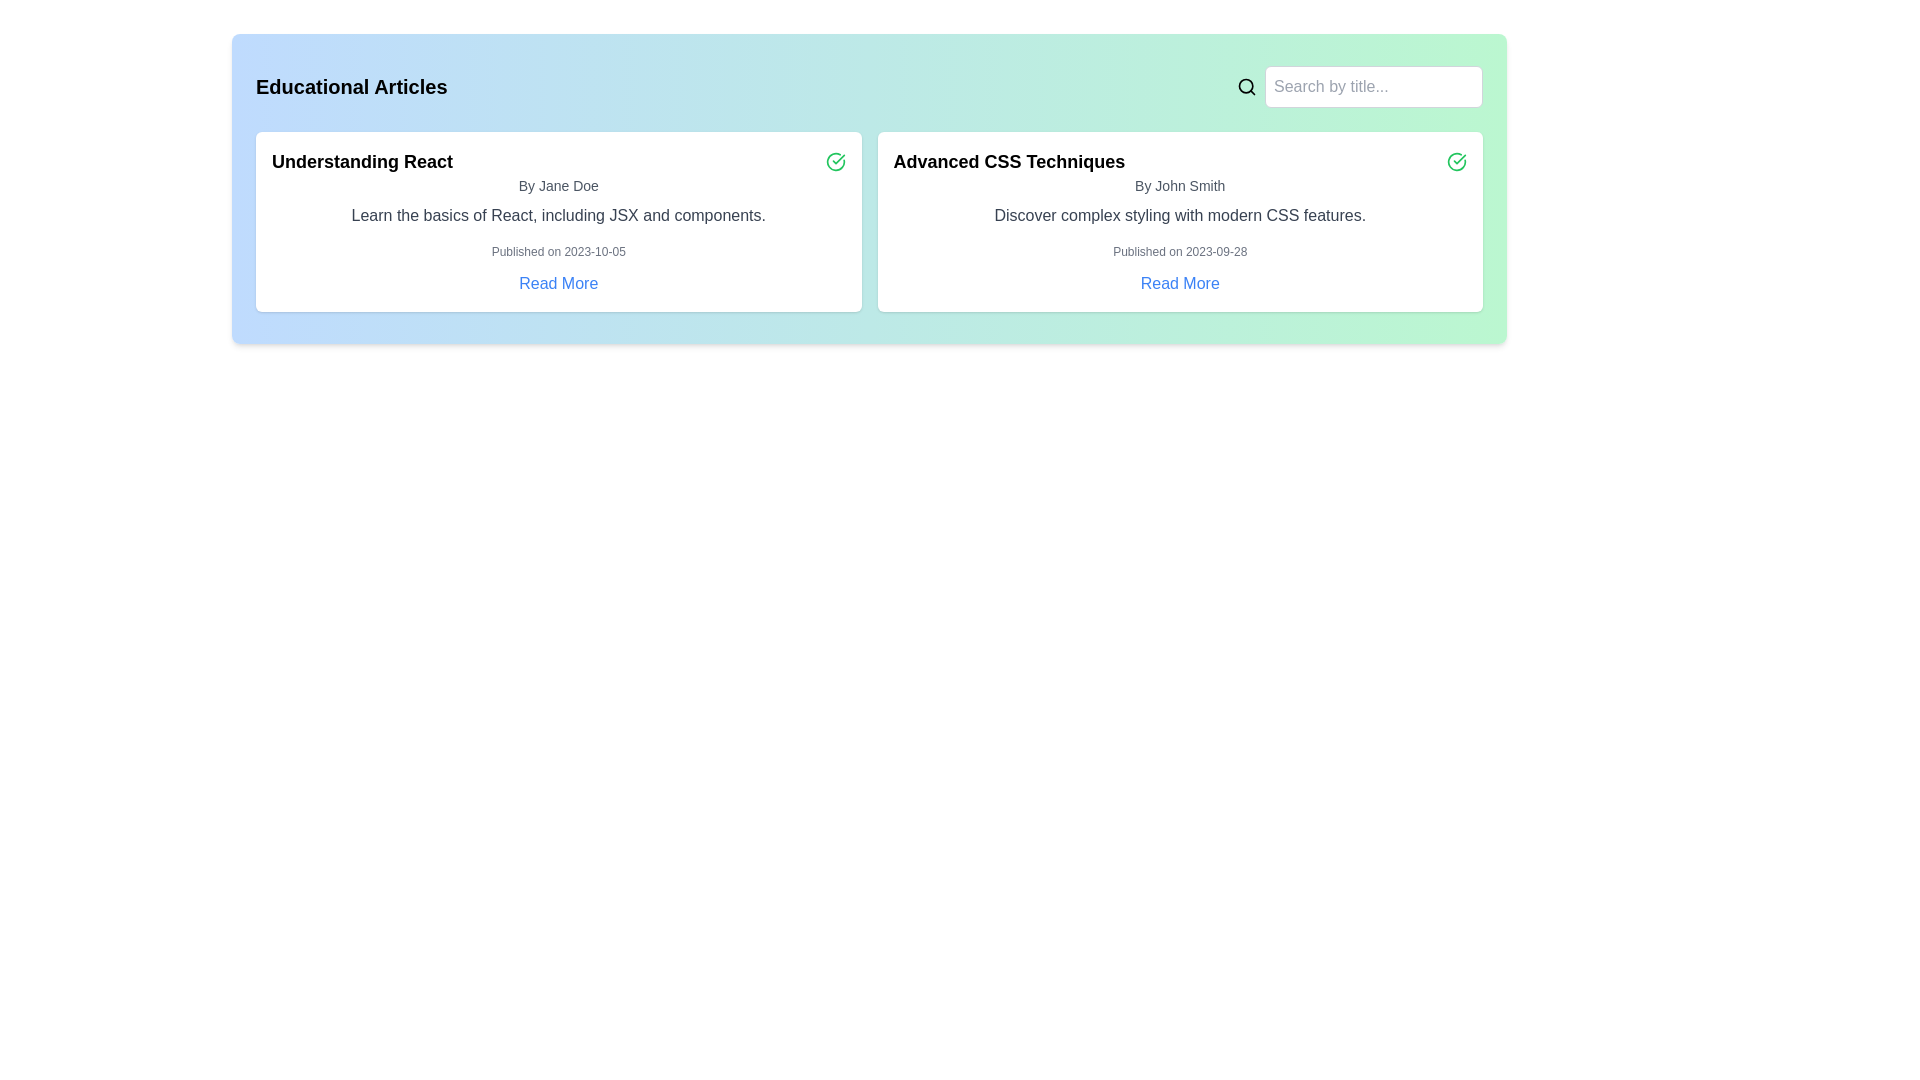  What do you see at coordinates (1245, 85) in the screenshot?
I see `the decorative part of the search icon, which is located in the top-right segment of the UI next to the search input field` at bounding box center [1245, 85].